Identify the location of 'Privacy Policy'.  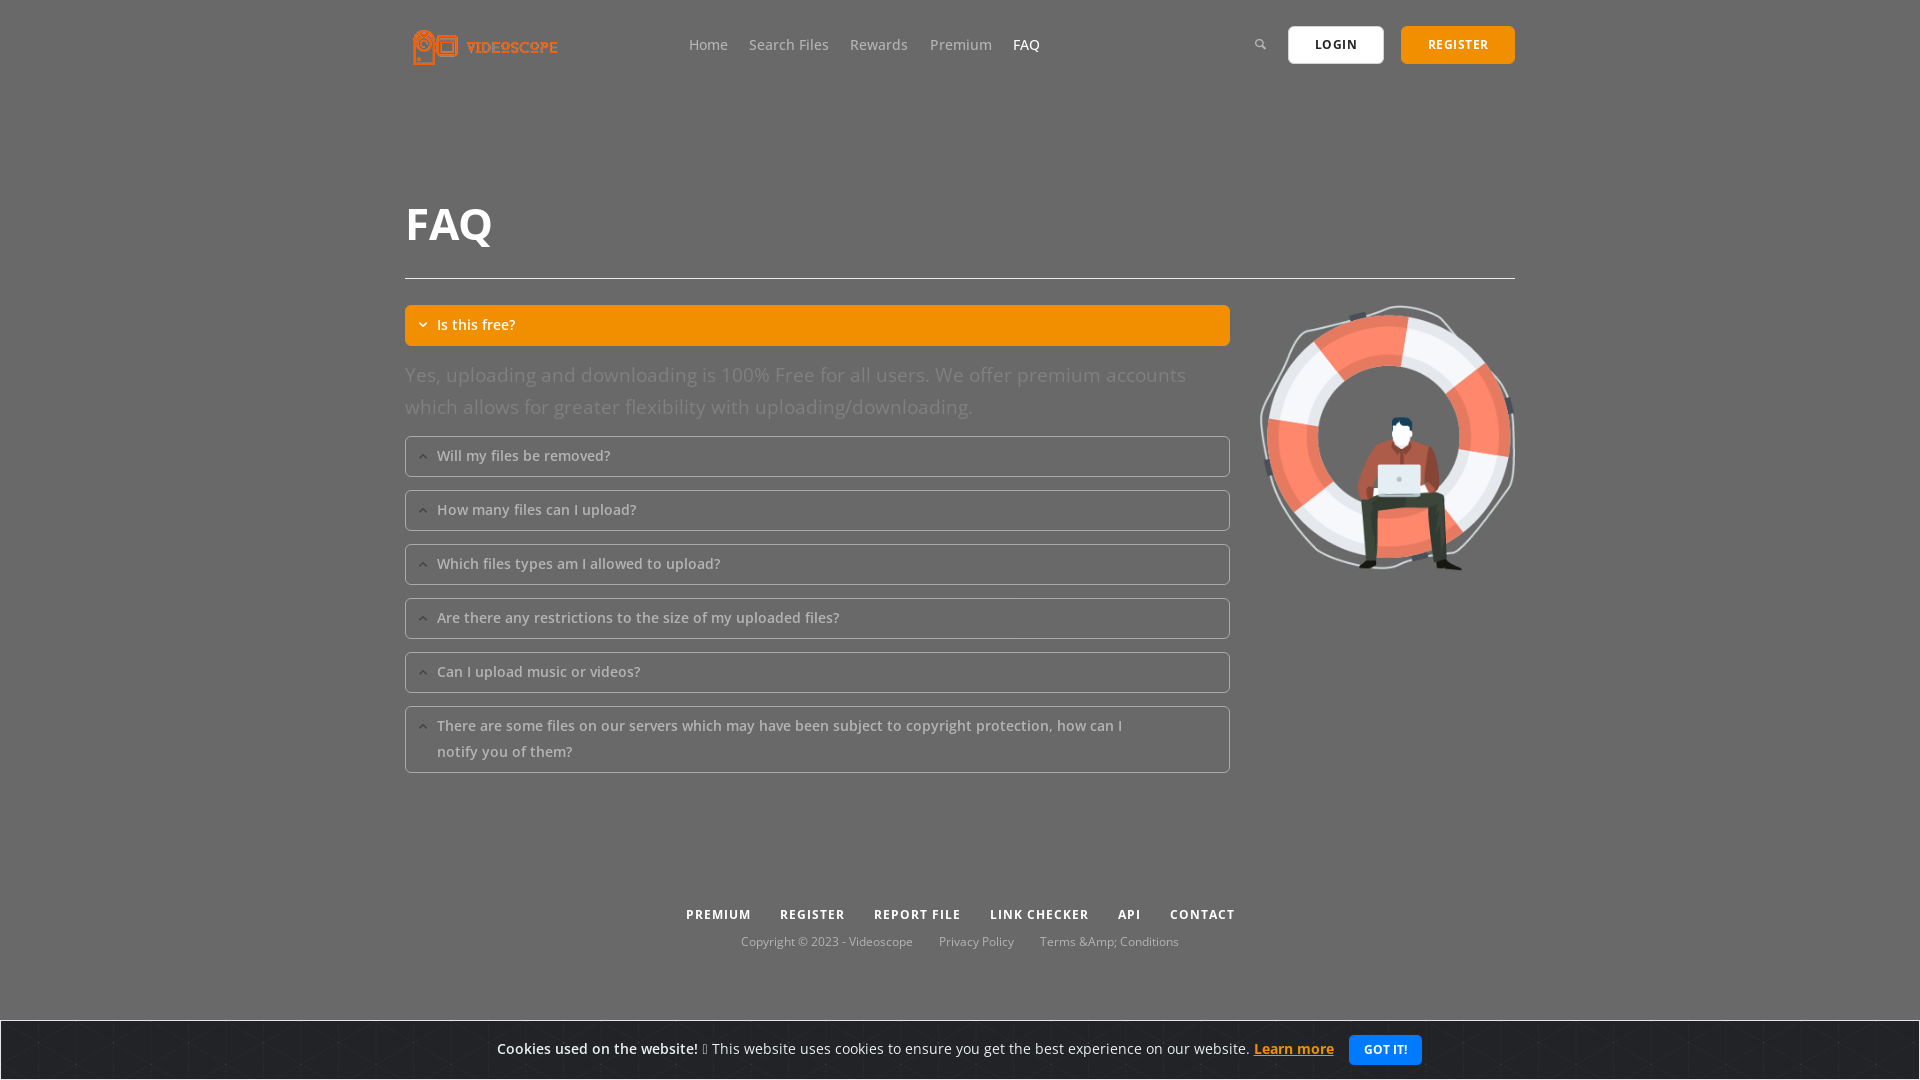
(976, 941).